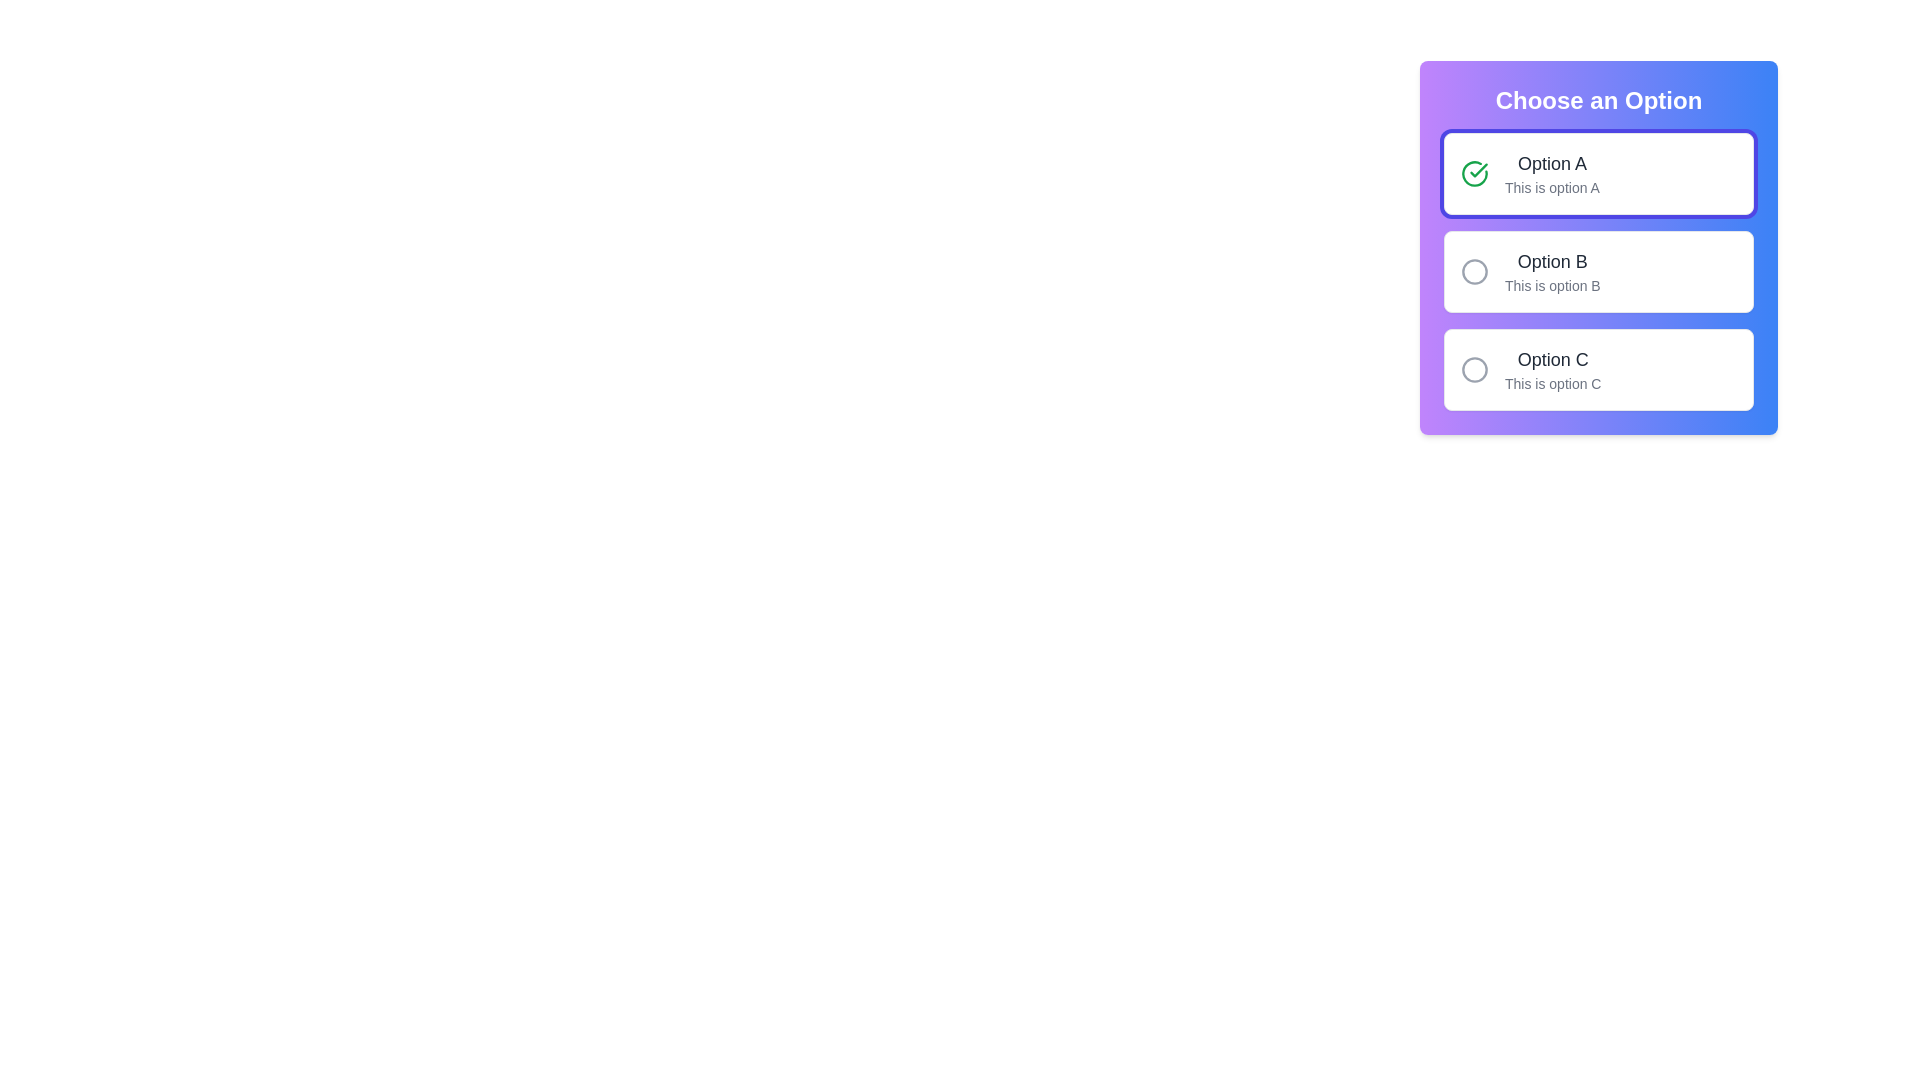  What do you see at coordinates (1474, 172) in the screenshot?
I see `the icon indicating 'Option A' in the vertical selection menu located on the right side of the interface` at bounding box center [1474, 172].